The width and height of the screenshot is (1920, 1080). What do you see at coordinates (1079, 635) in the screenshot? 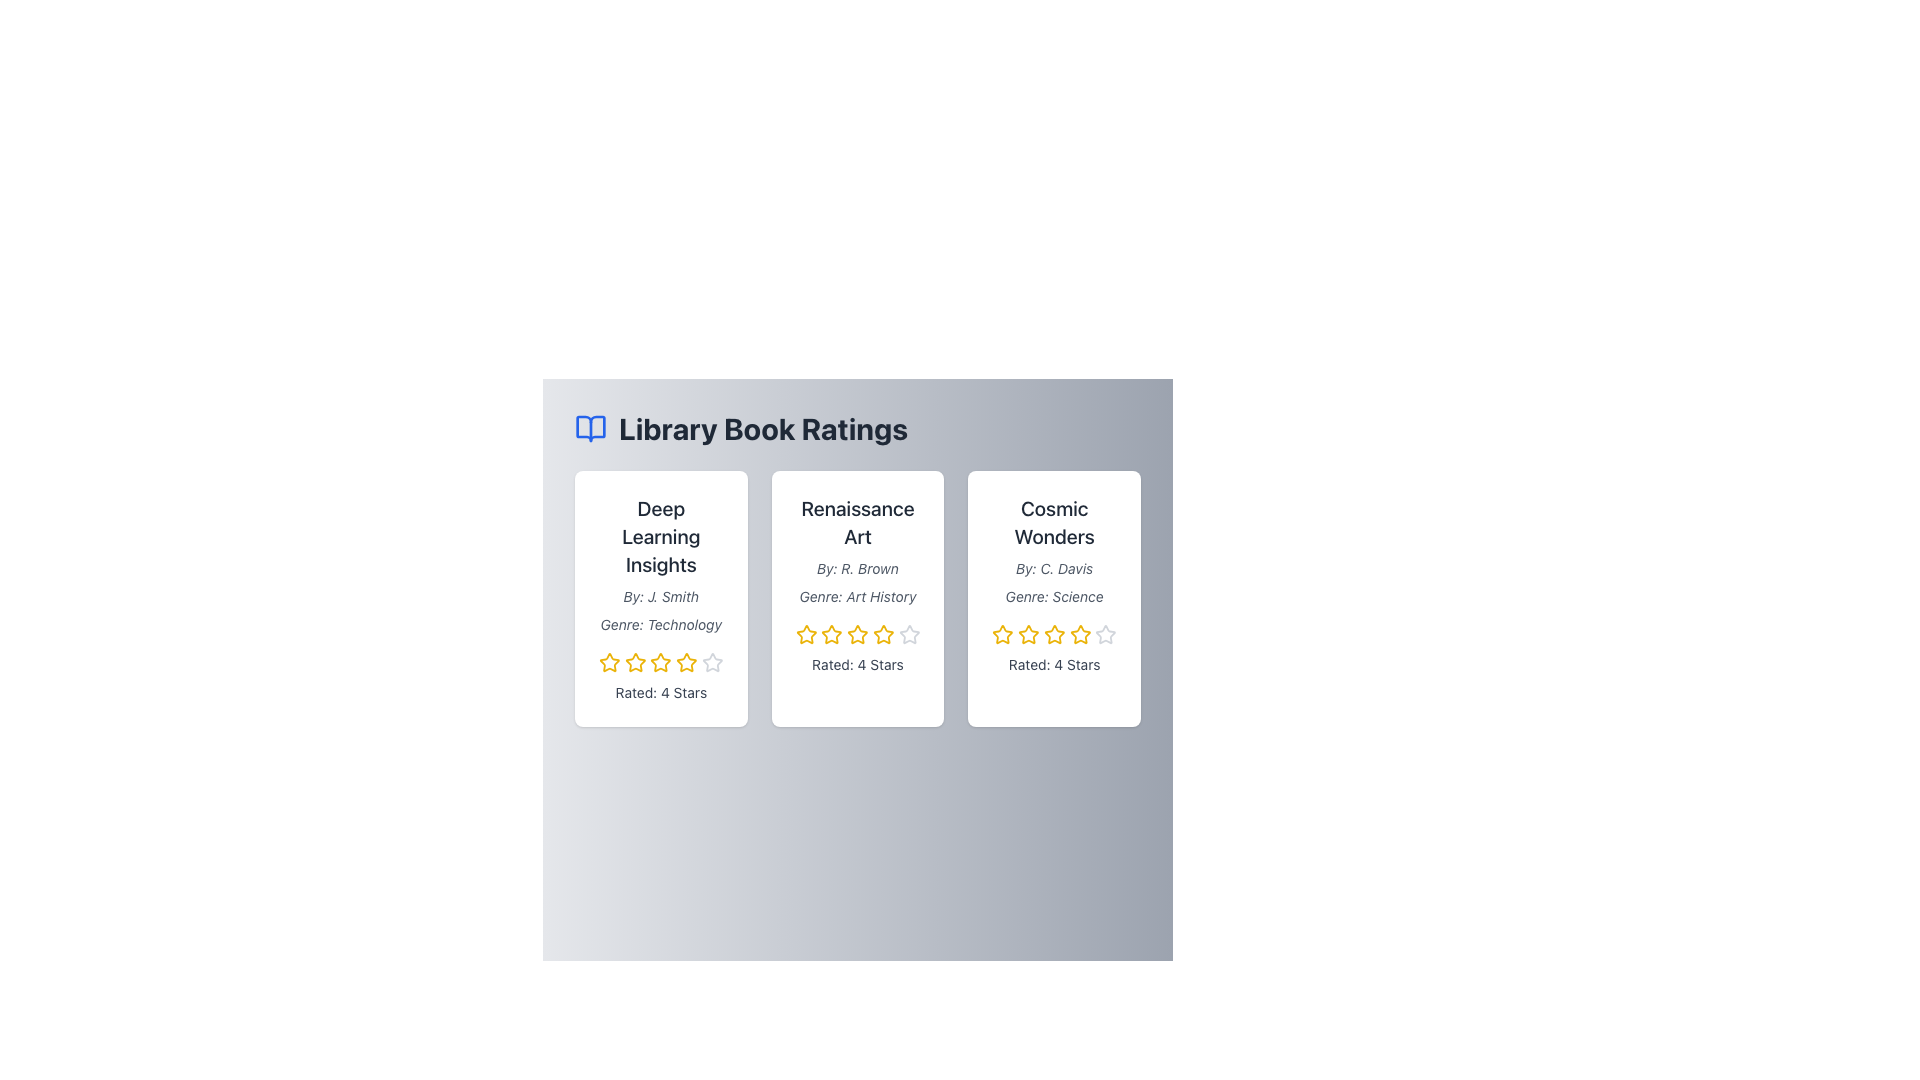
I see `the fifth yellow star icon in the rating system located below the 'Cosmic Wonders' book card` at bounding box center [1079, 635].